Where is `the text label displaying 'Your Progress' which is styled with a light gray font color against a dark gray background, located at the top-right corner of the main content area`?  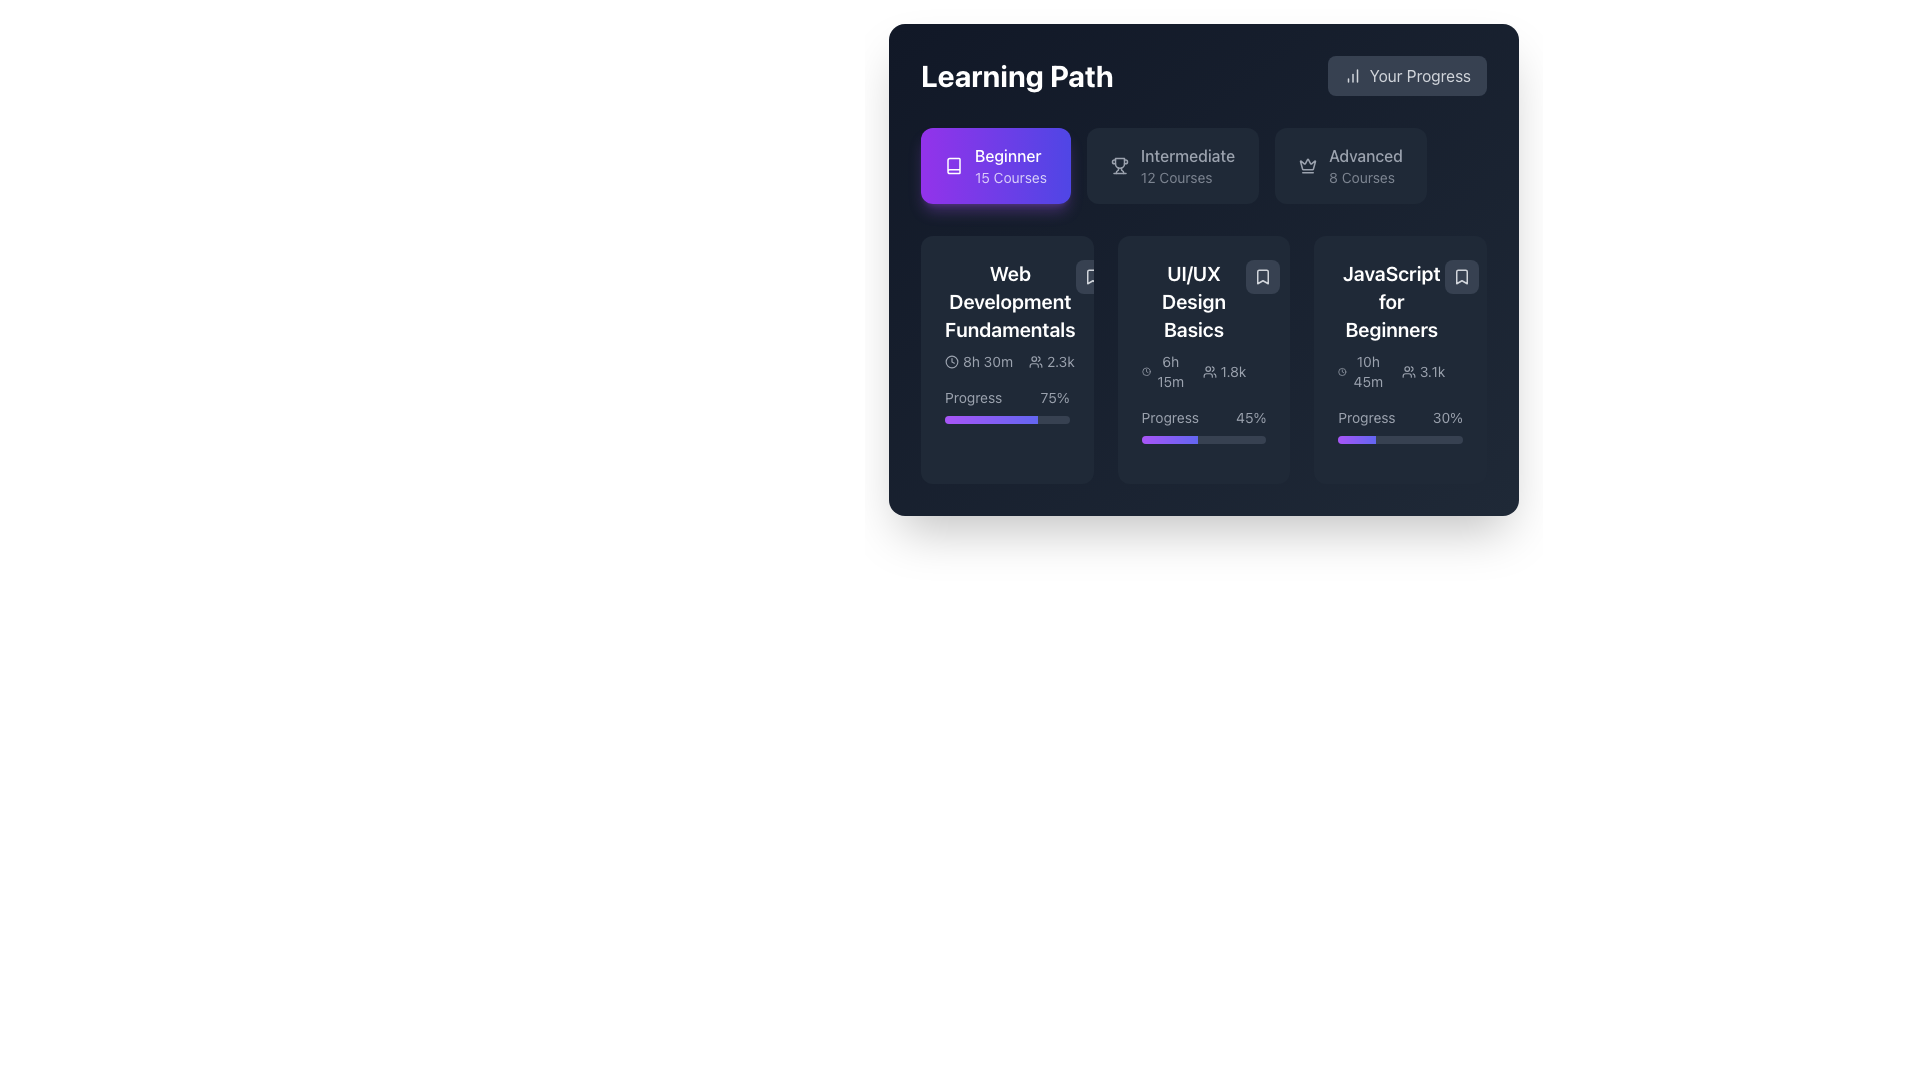
the text label displaying 'Your Progress' which is styled with a light gray font color against a dark gray background, located at the top-right corner of the main content area is located at coordinates (1419, 75).